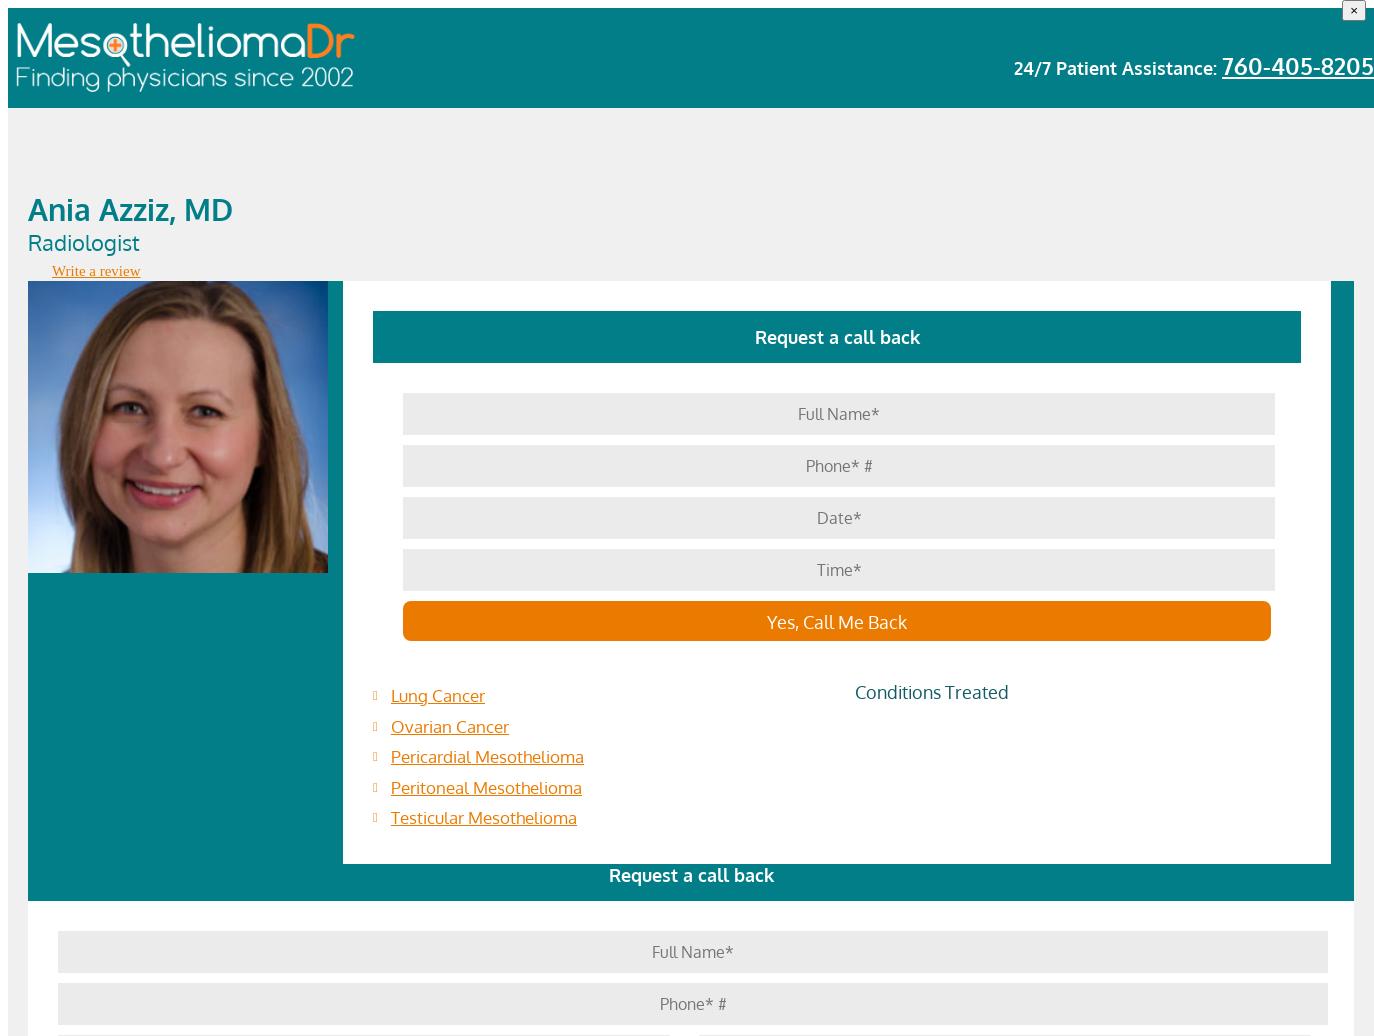 This screenshot has height=1036, width=1374. I want to click on 'Pericardial Mesothelioma', so click(487, 756).